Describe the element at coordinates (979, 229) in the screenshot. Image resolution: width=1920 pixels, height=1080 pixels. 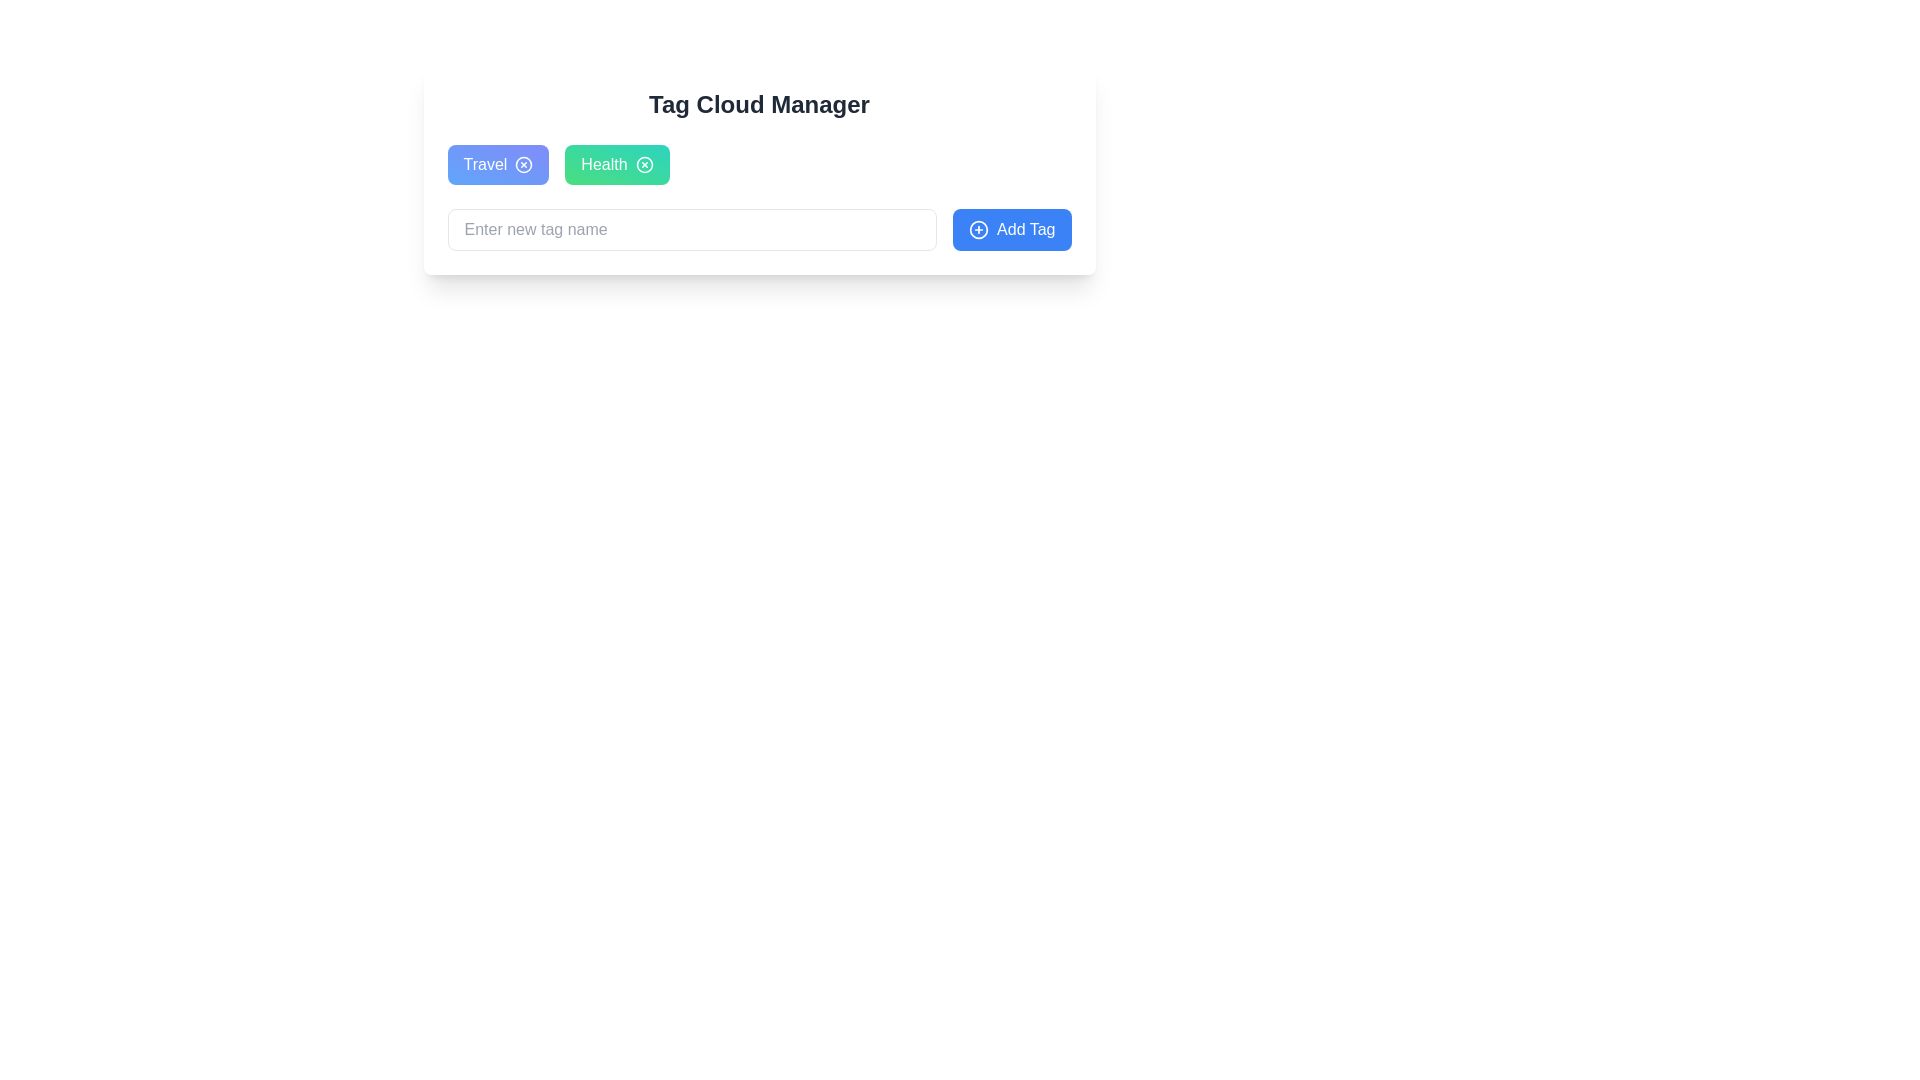
I see `circular outline of the 'Add Tag' button, which represents the 'Add Tag' action, using the browser's developer tools` at that location.